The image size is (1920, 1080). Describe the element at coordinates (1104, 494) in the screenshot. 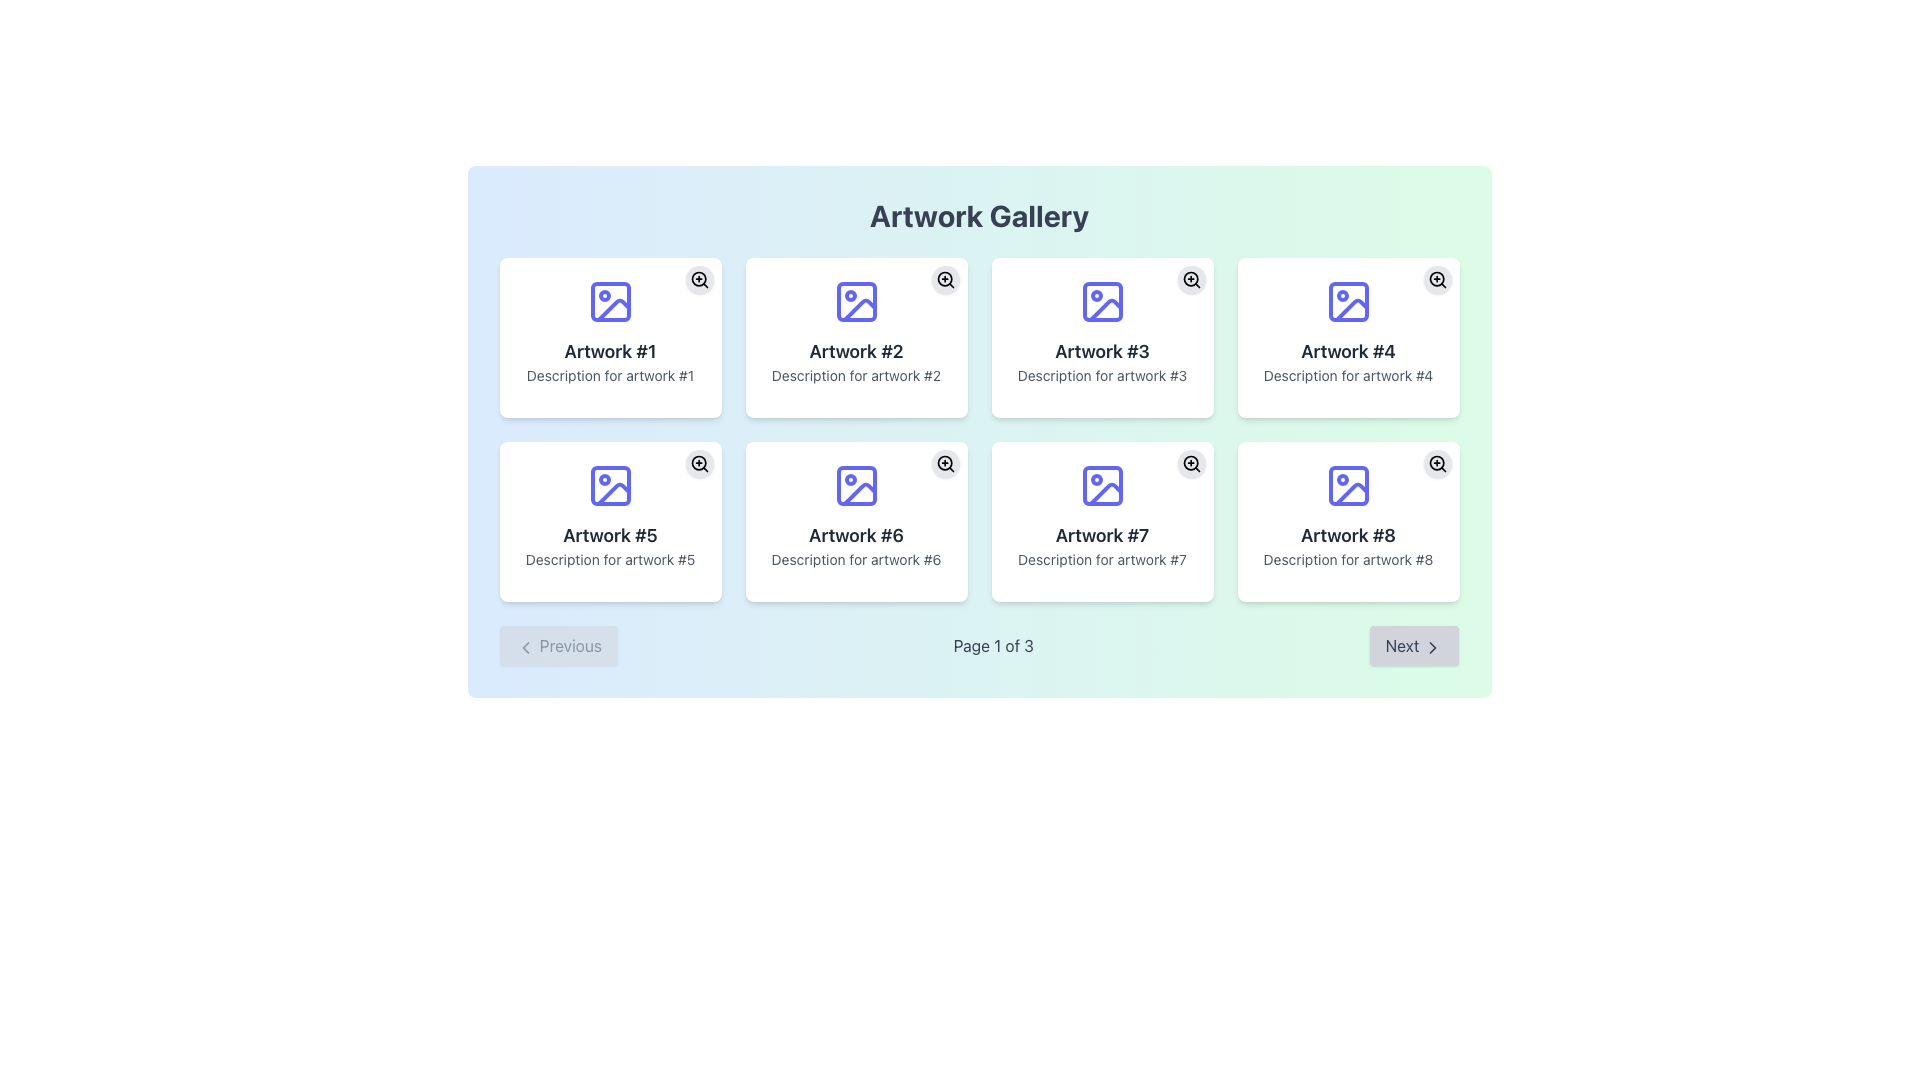

I see `the Vector Icon Component within the 'Artwork #7' card in the artwork gallery` at that location.